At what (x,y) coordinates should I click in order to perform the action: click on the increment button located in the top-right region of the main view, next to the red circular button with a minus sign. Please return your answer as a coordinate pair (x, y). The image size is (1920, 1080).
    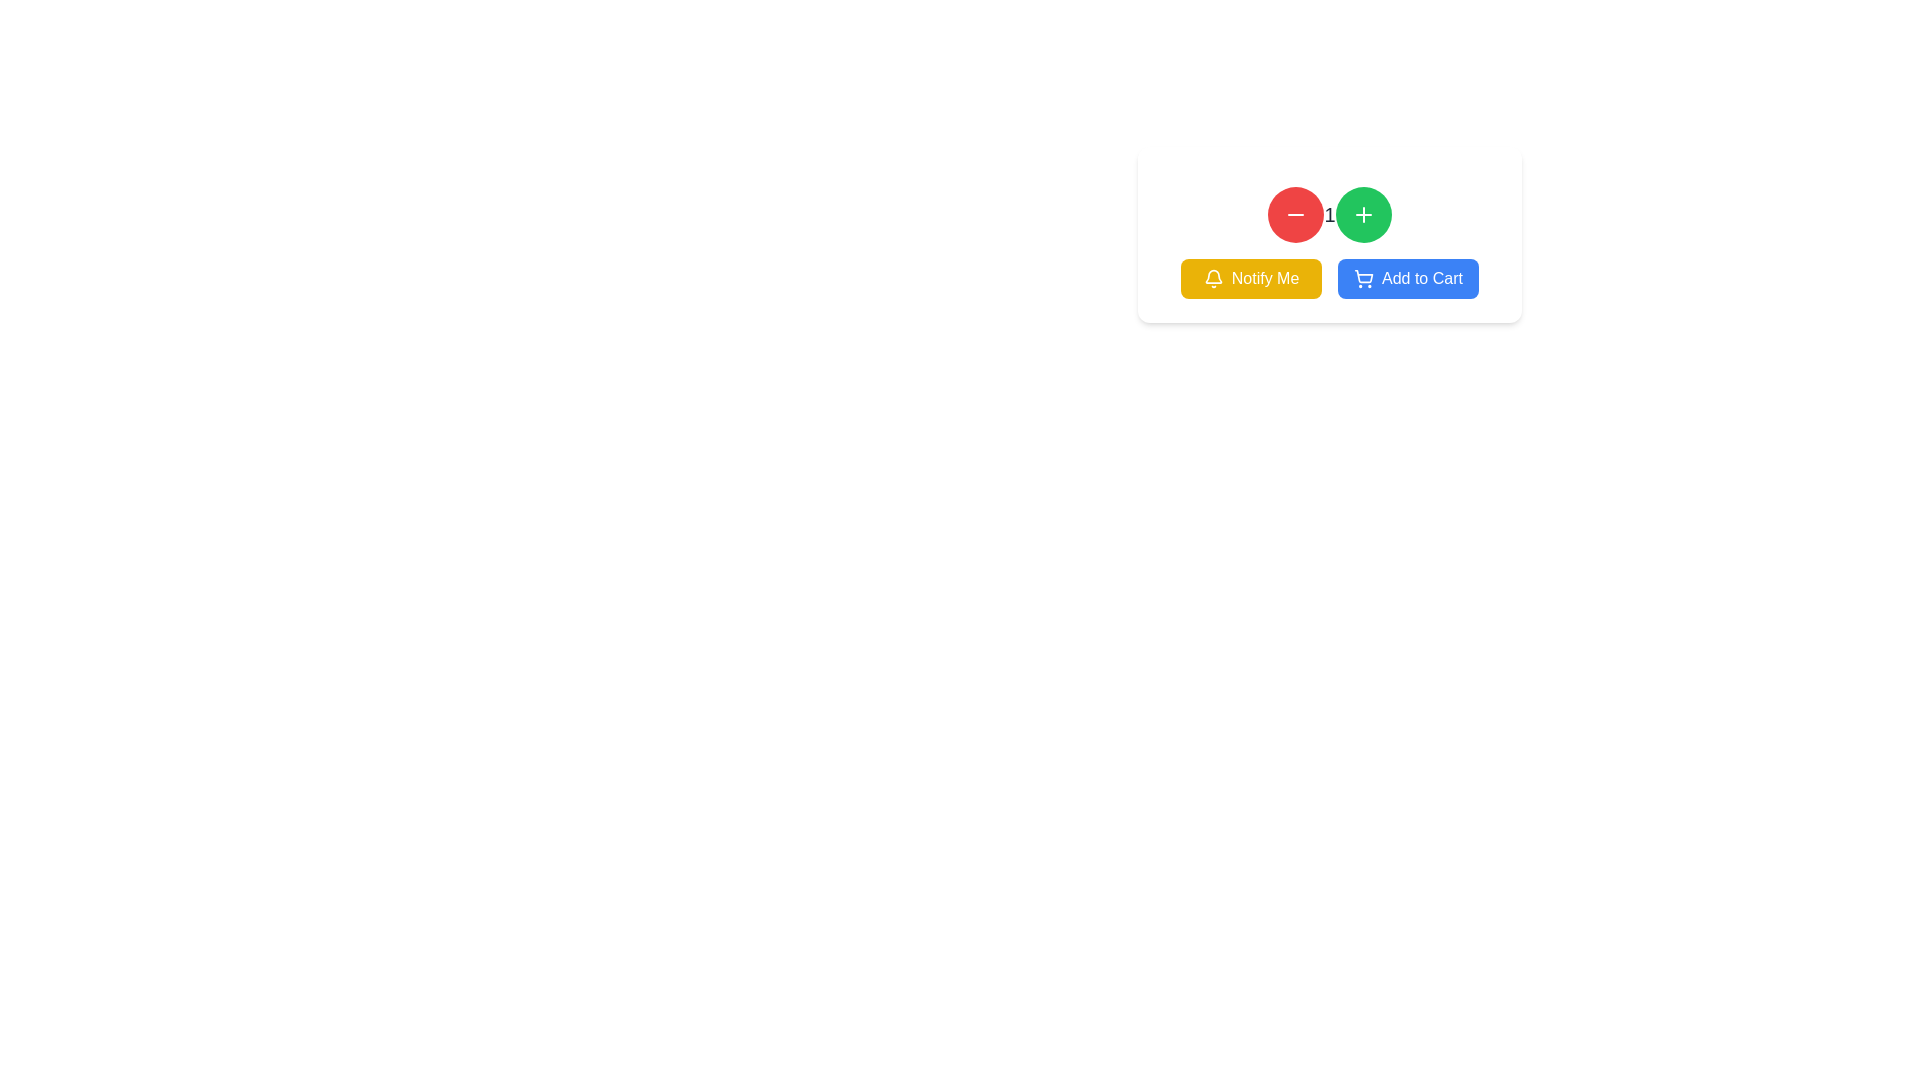
    Looking at the image, I should click on (1362, 215).